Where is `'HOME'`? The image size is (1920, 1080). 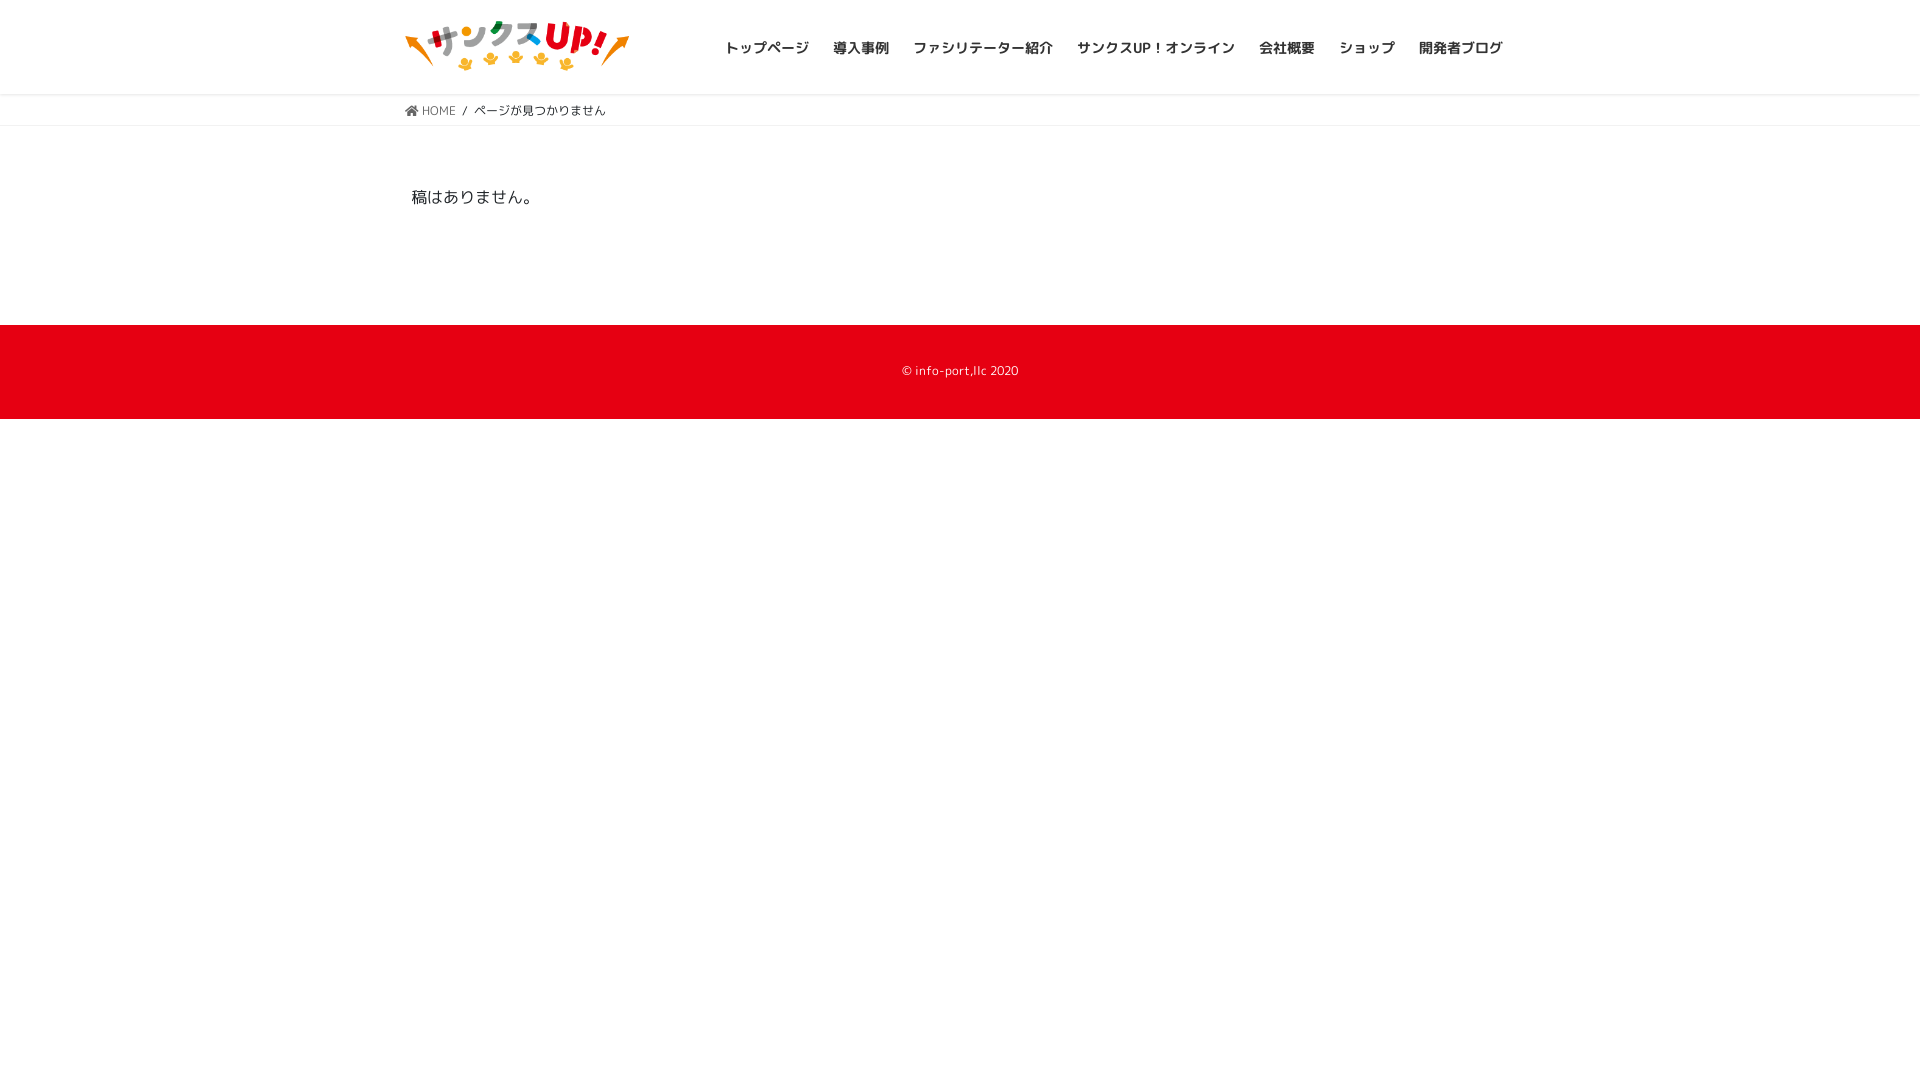
'HOME' is located at coordinates (429, 110).